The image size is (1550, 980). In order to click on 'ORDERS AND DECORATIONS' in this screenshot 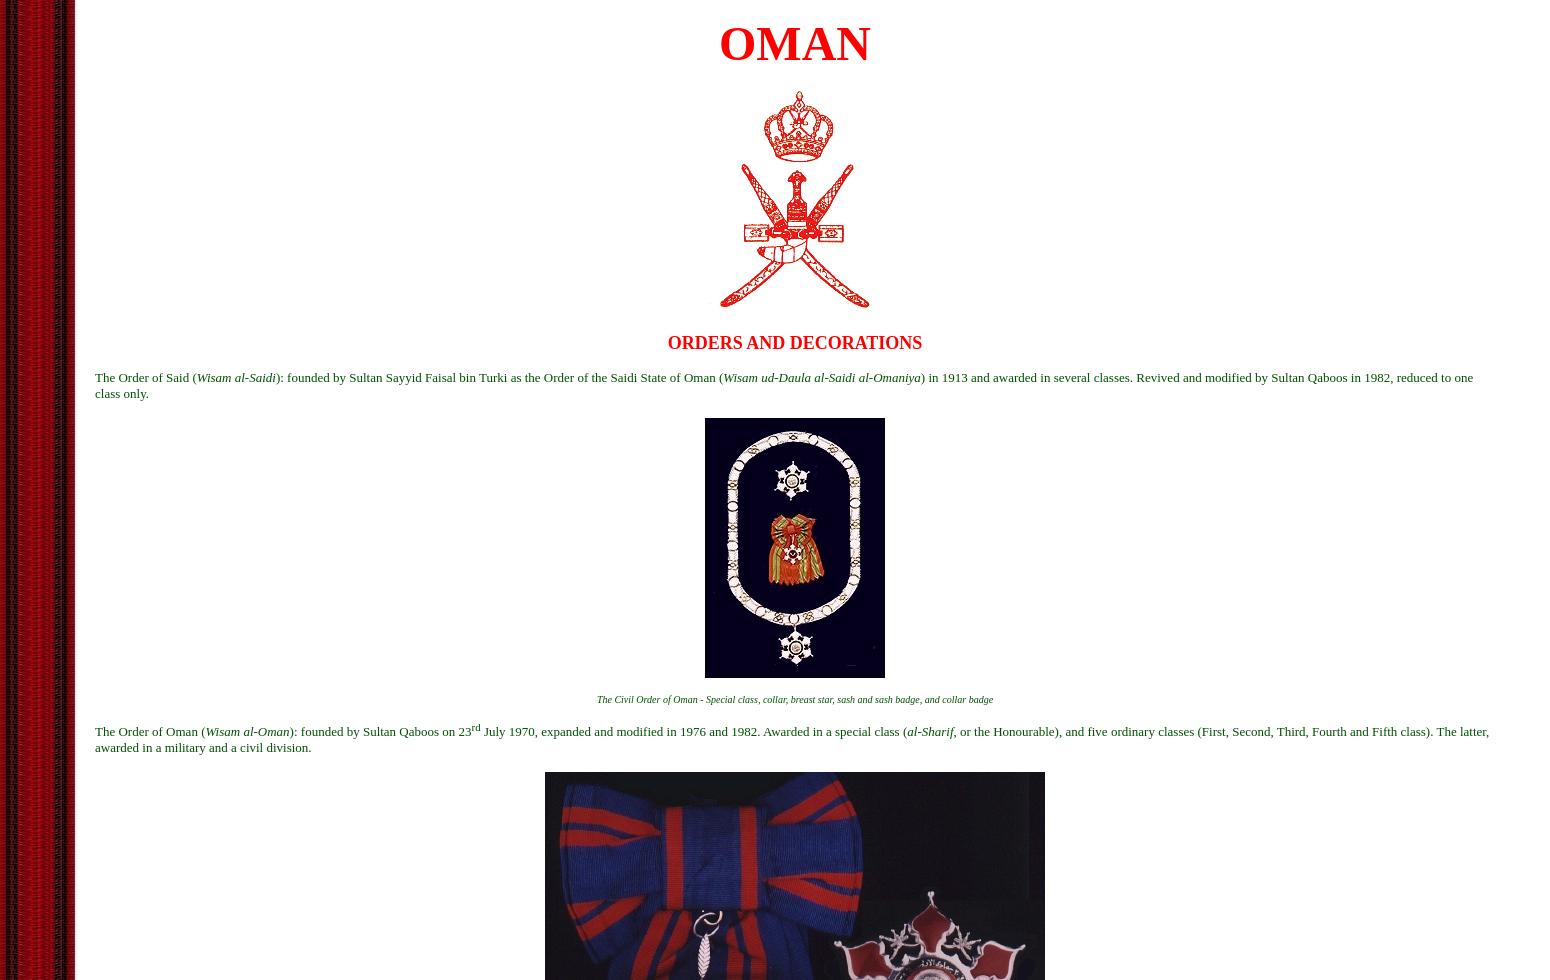, I will do `click(793, 343)`.